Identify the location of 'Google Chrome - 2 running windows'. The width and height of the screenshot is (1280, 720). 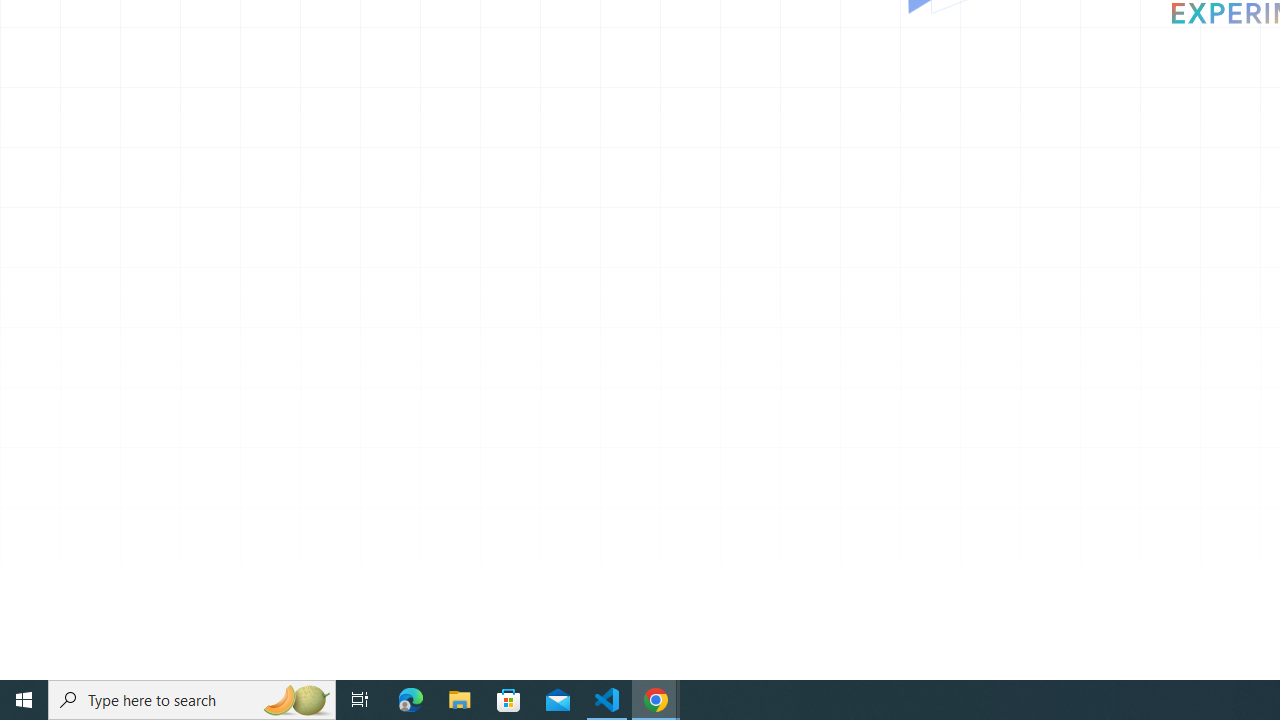
(656, 698).